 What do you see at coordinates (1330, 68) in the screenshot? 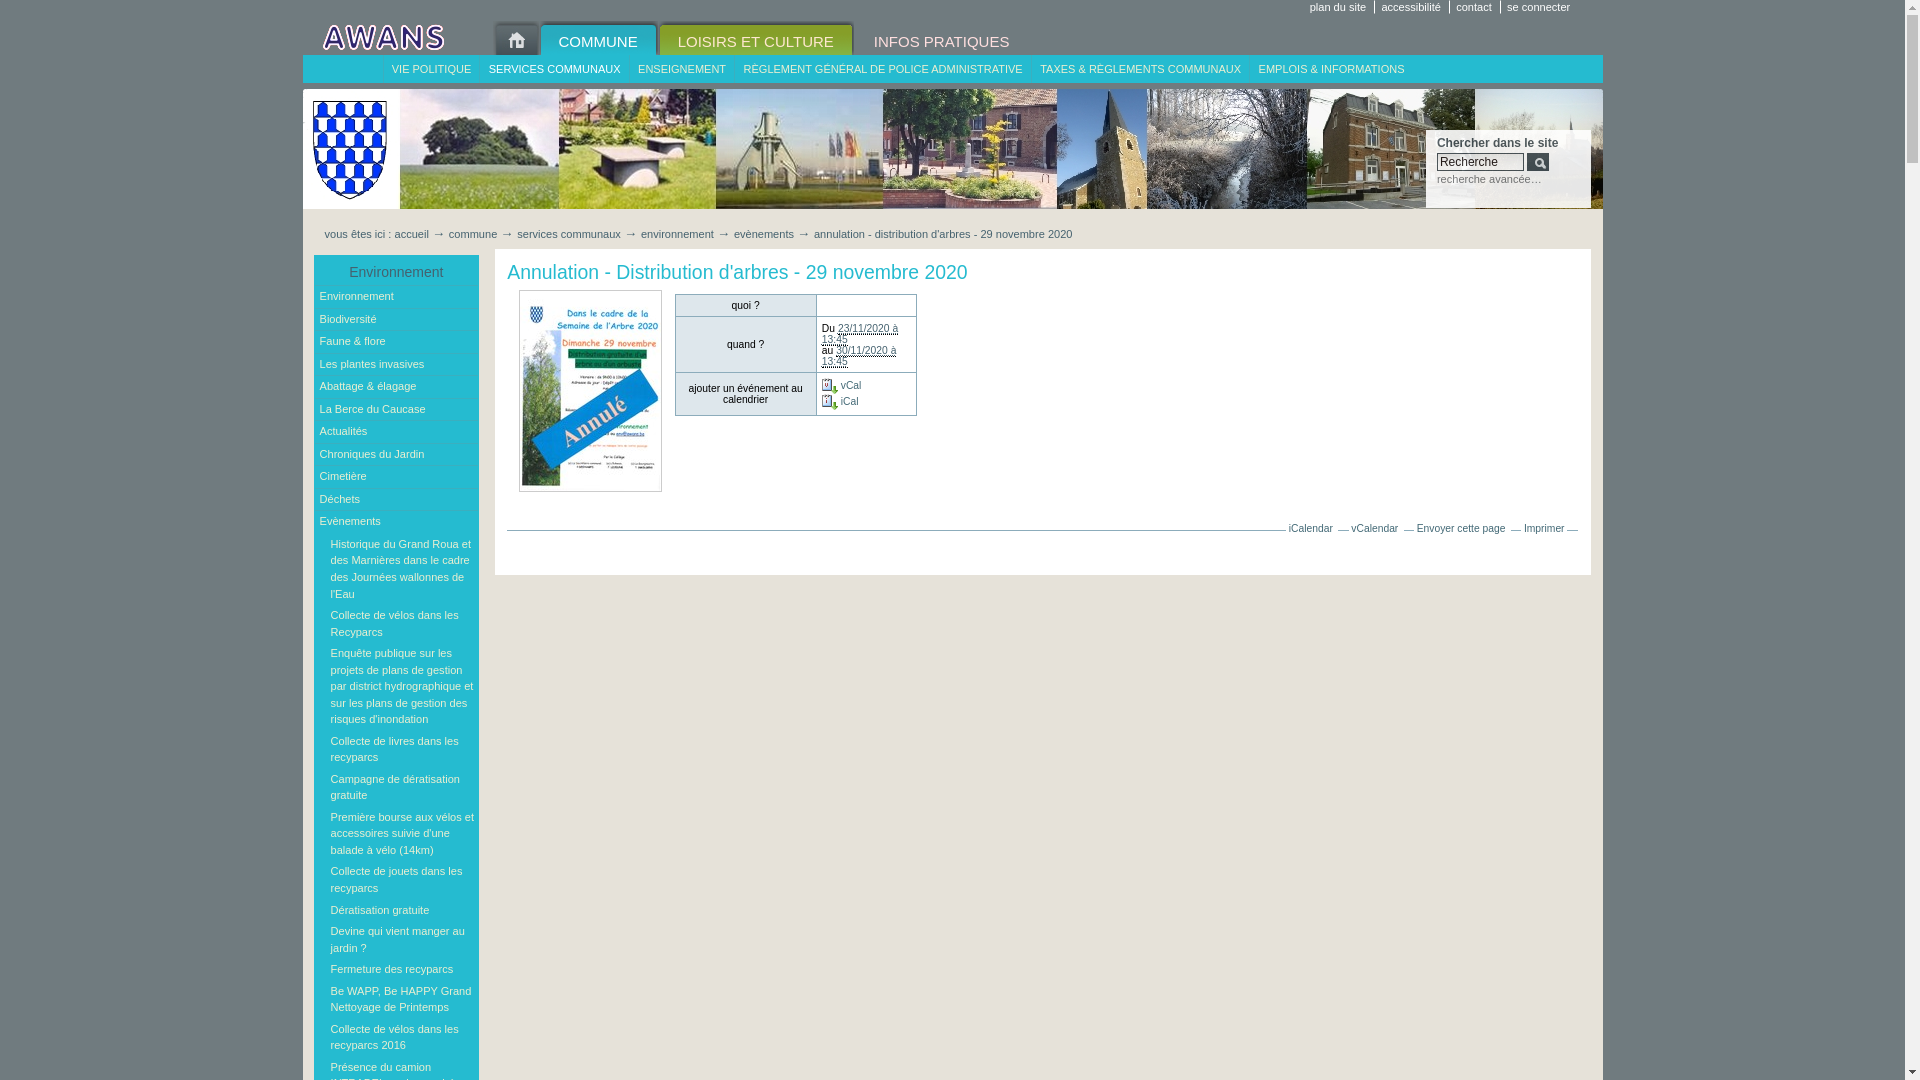
I see `'EMPLOIS & INFORMATIONS'` at bounding box center [1330, 68].